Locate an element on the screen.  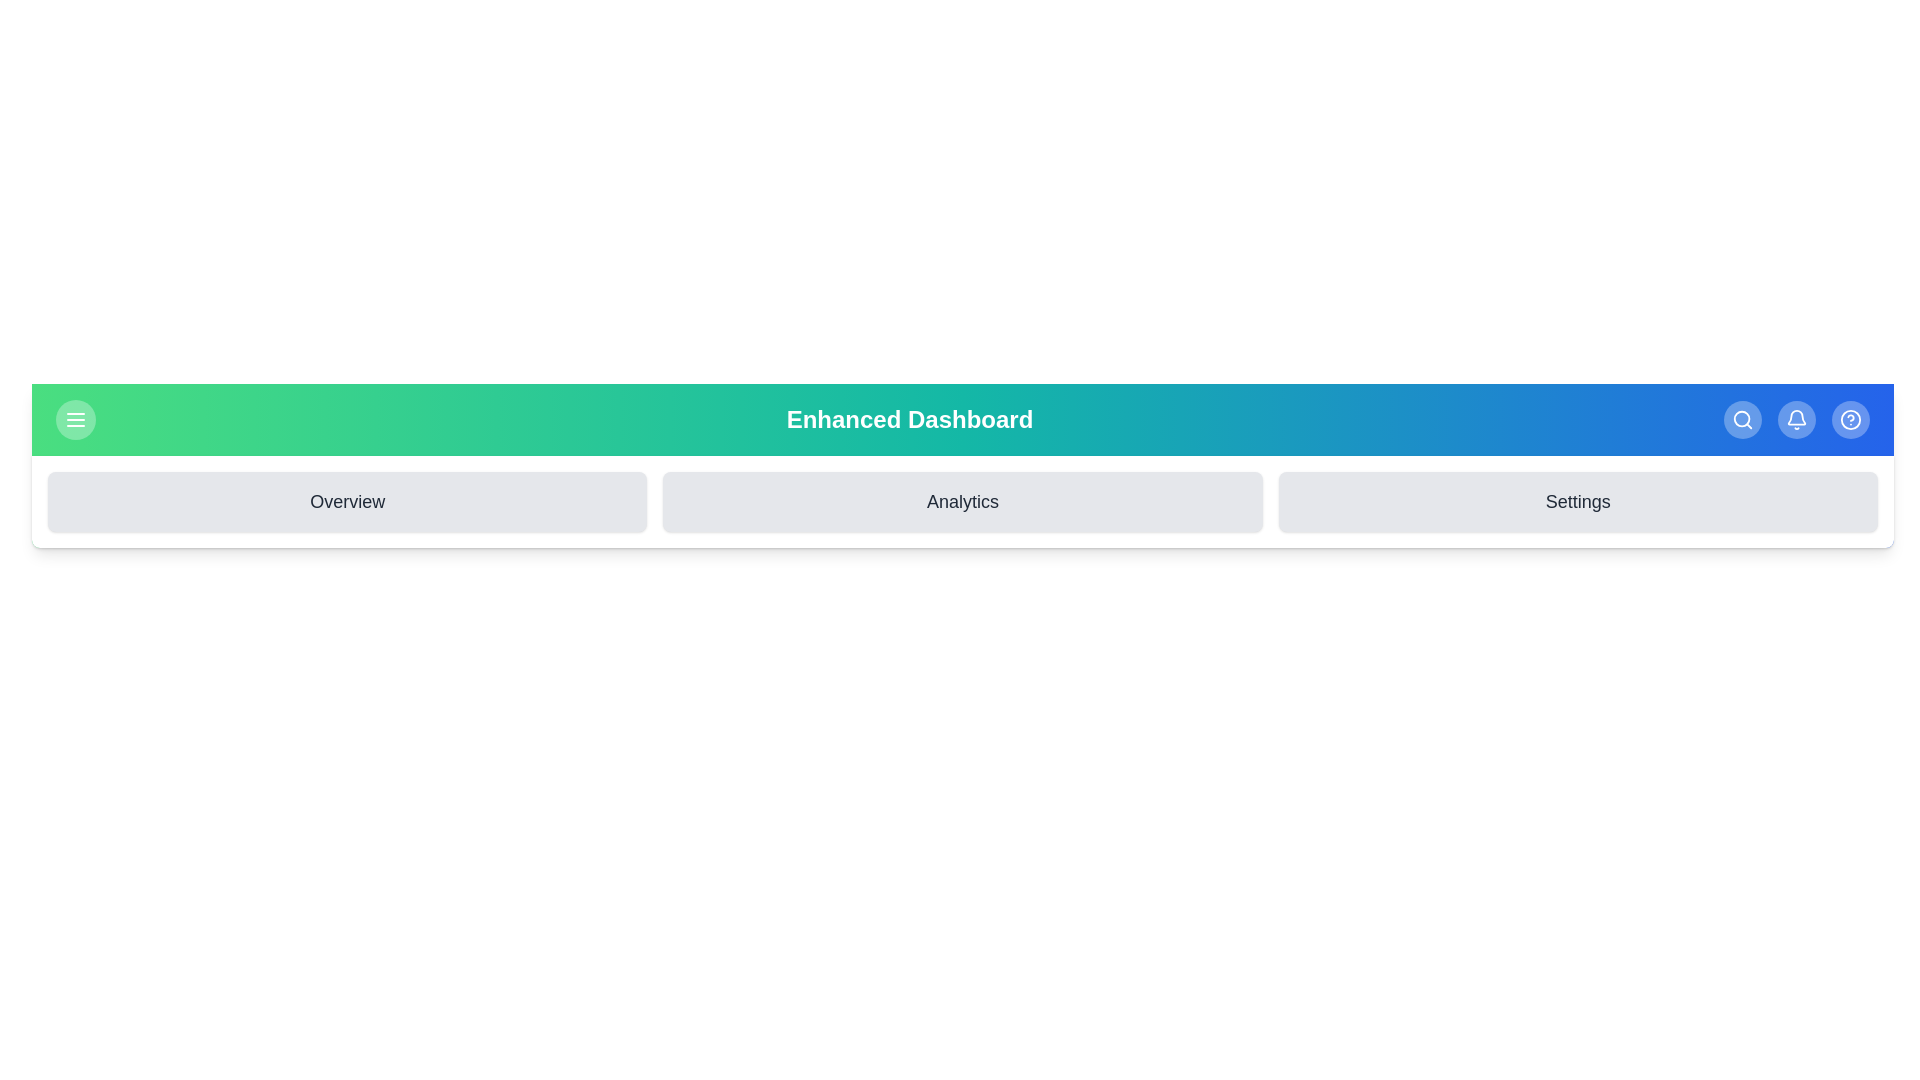
the 'Enhanced Dashboard' text is located at coordinates (909, 419).